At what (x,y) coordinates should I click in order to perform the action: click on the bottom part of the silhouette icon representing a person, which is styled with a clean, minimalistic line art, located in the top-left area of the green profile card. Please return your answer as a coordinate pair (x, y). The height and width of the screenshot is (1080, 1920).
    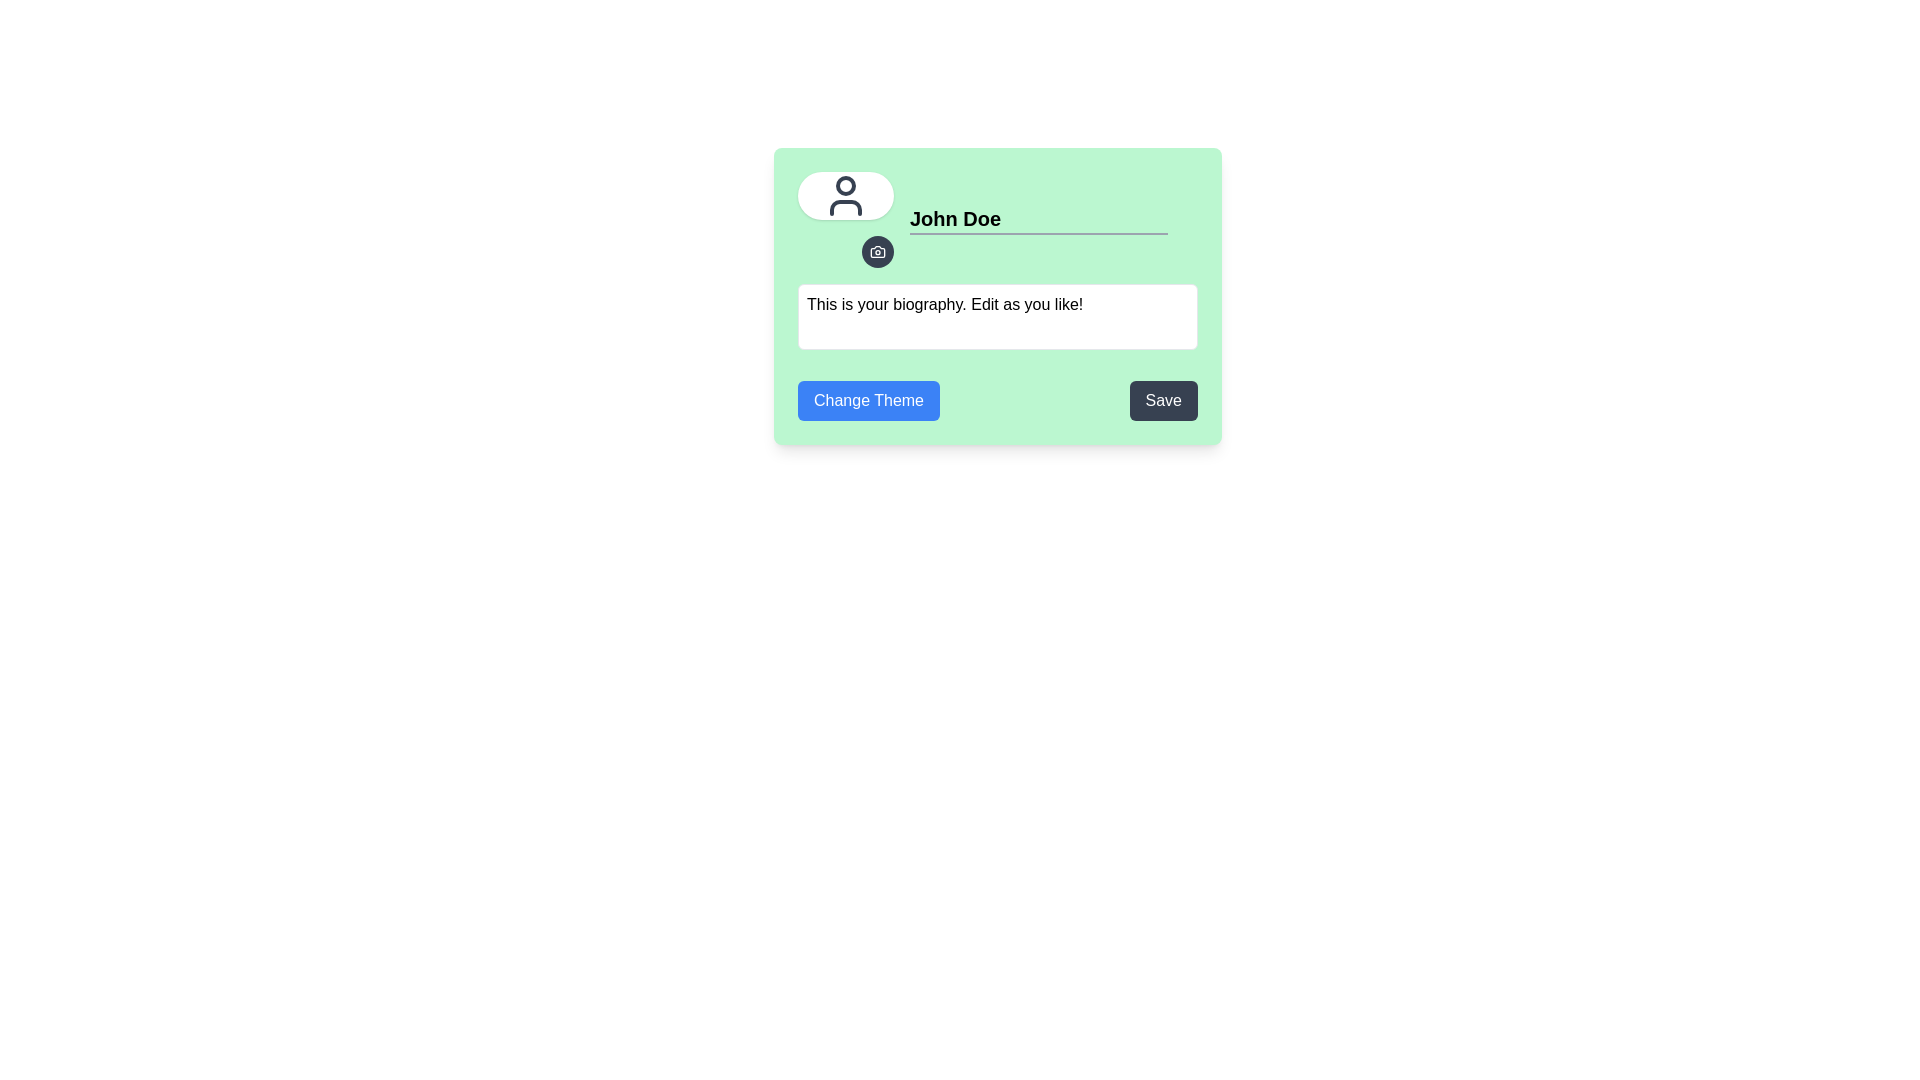
    Looking at the image, I should click on (845, 208).